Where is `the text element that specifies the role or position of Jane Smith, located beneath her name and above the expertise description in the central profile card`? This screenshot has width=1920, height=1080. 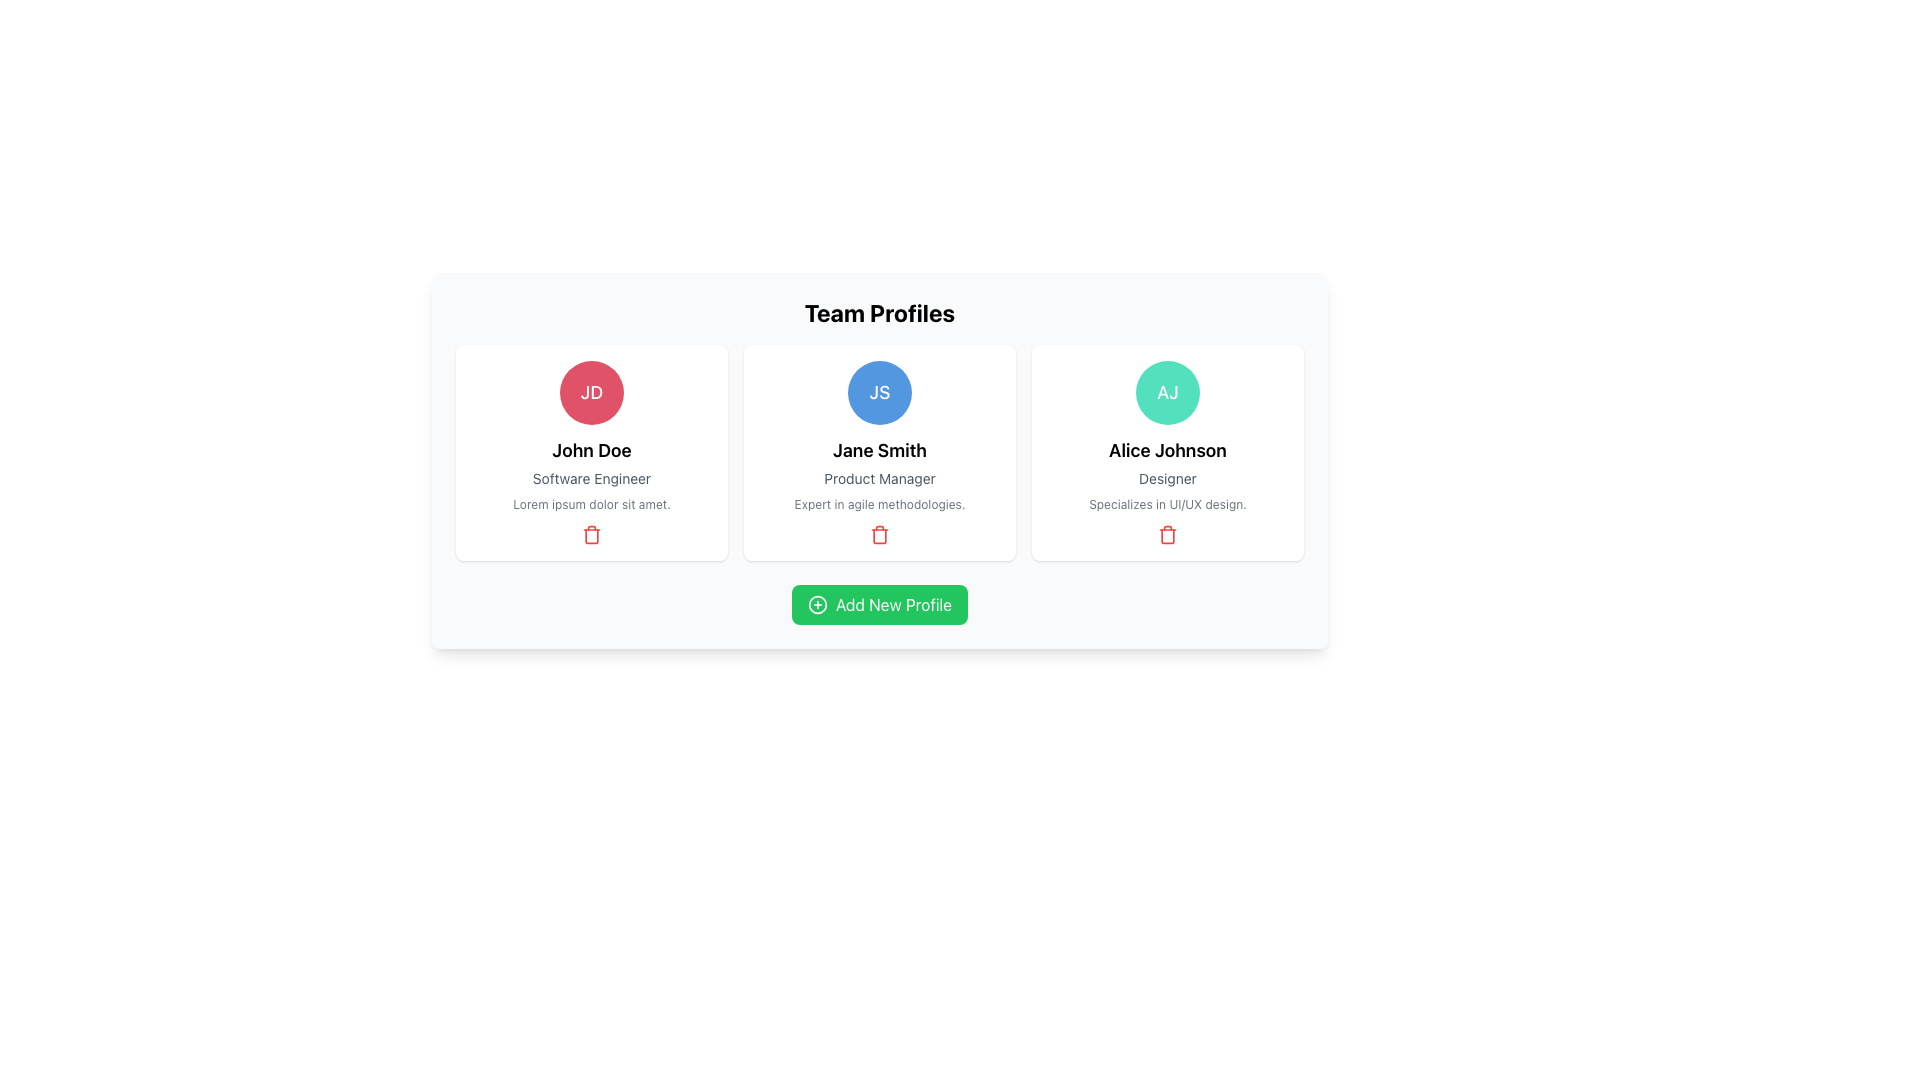
the text element that specifies the role or position of Jane Smith, located beneath her name and above the expertise description in the central profile card is located at coordinates (879, 478).